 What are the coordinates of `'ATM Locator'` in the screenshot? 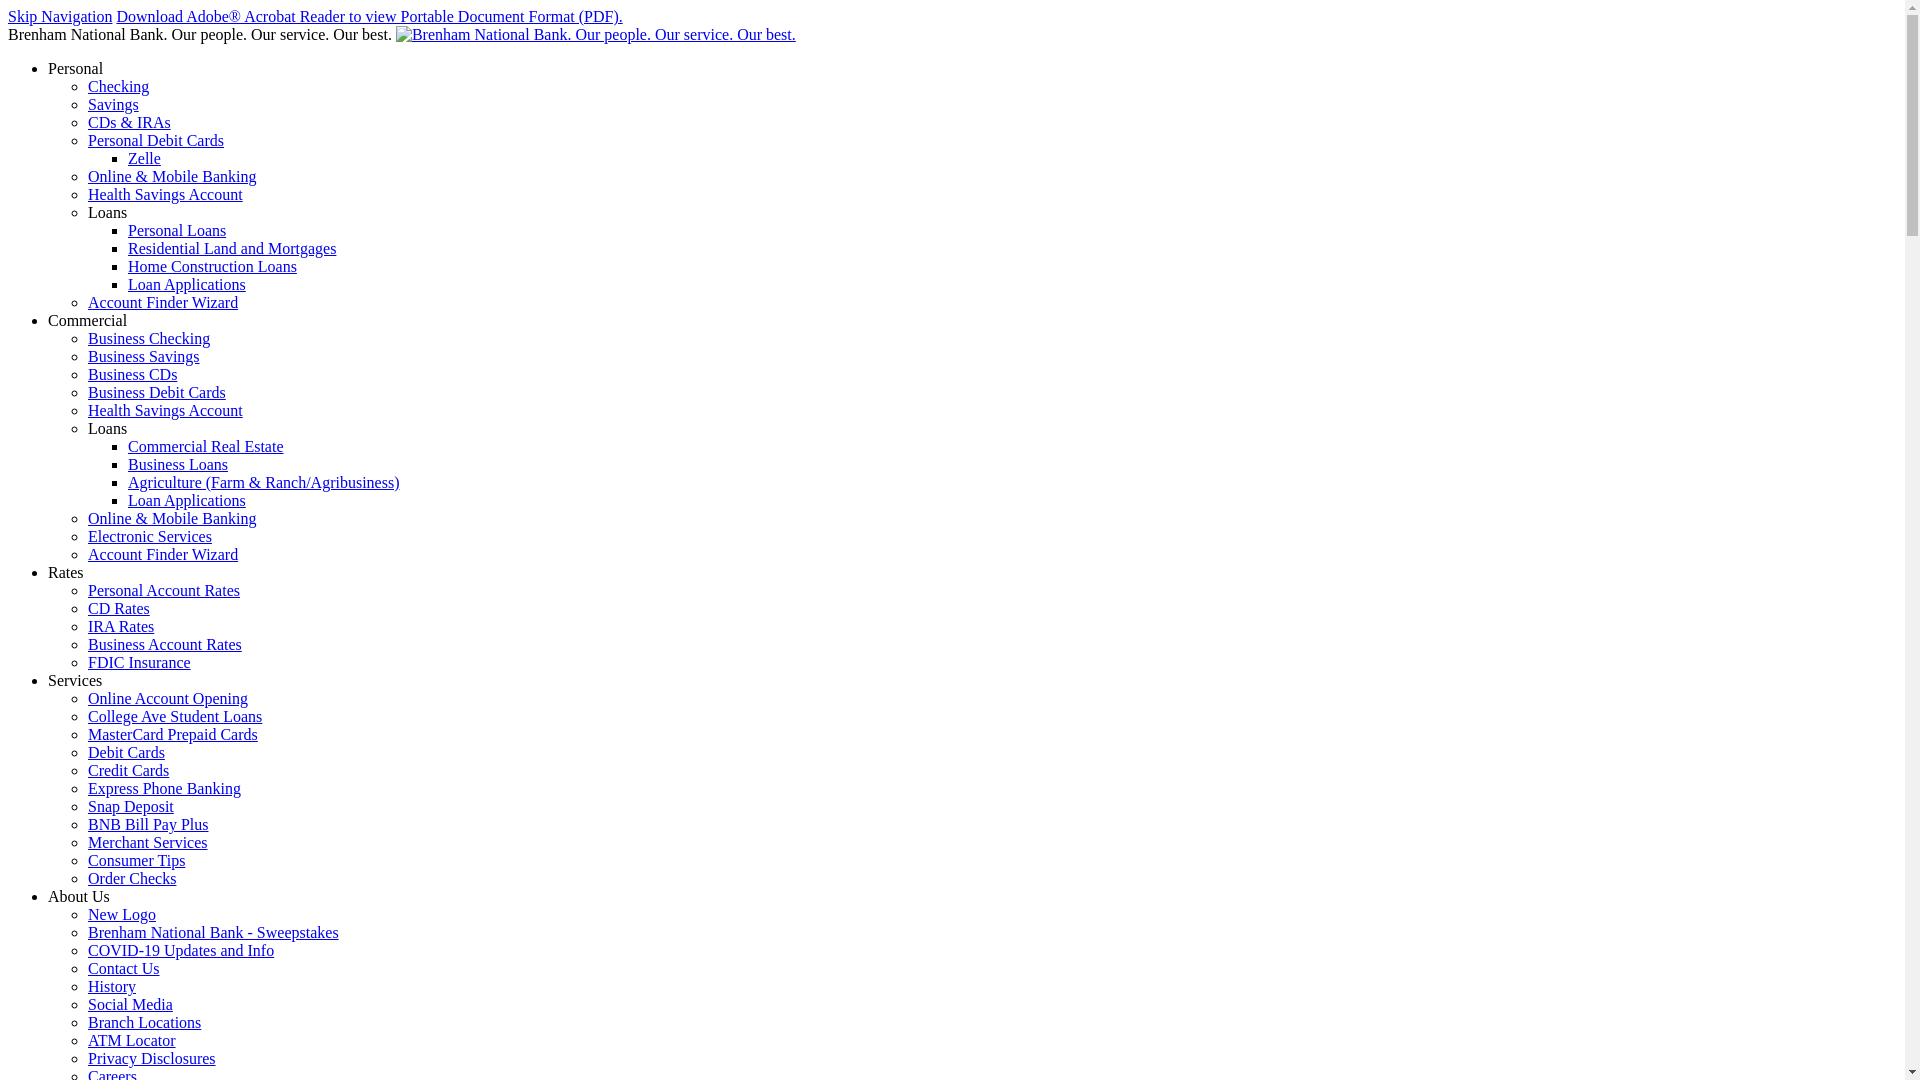 It's located at (130, 1039).